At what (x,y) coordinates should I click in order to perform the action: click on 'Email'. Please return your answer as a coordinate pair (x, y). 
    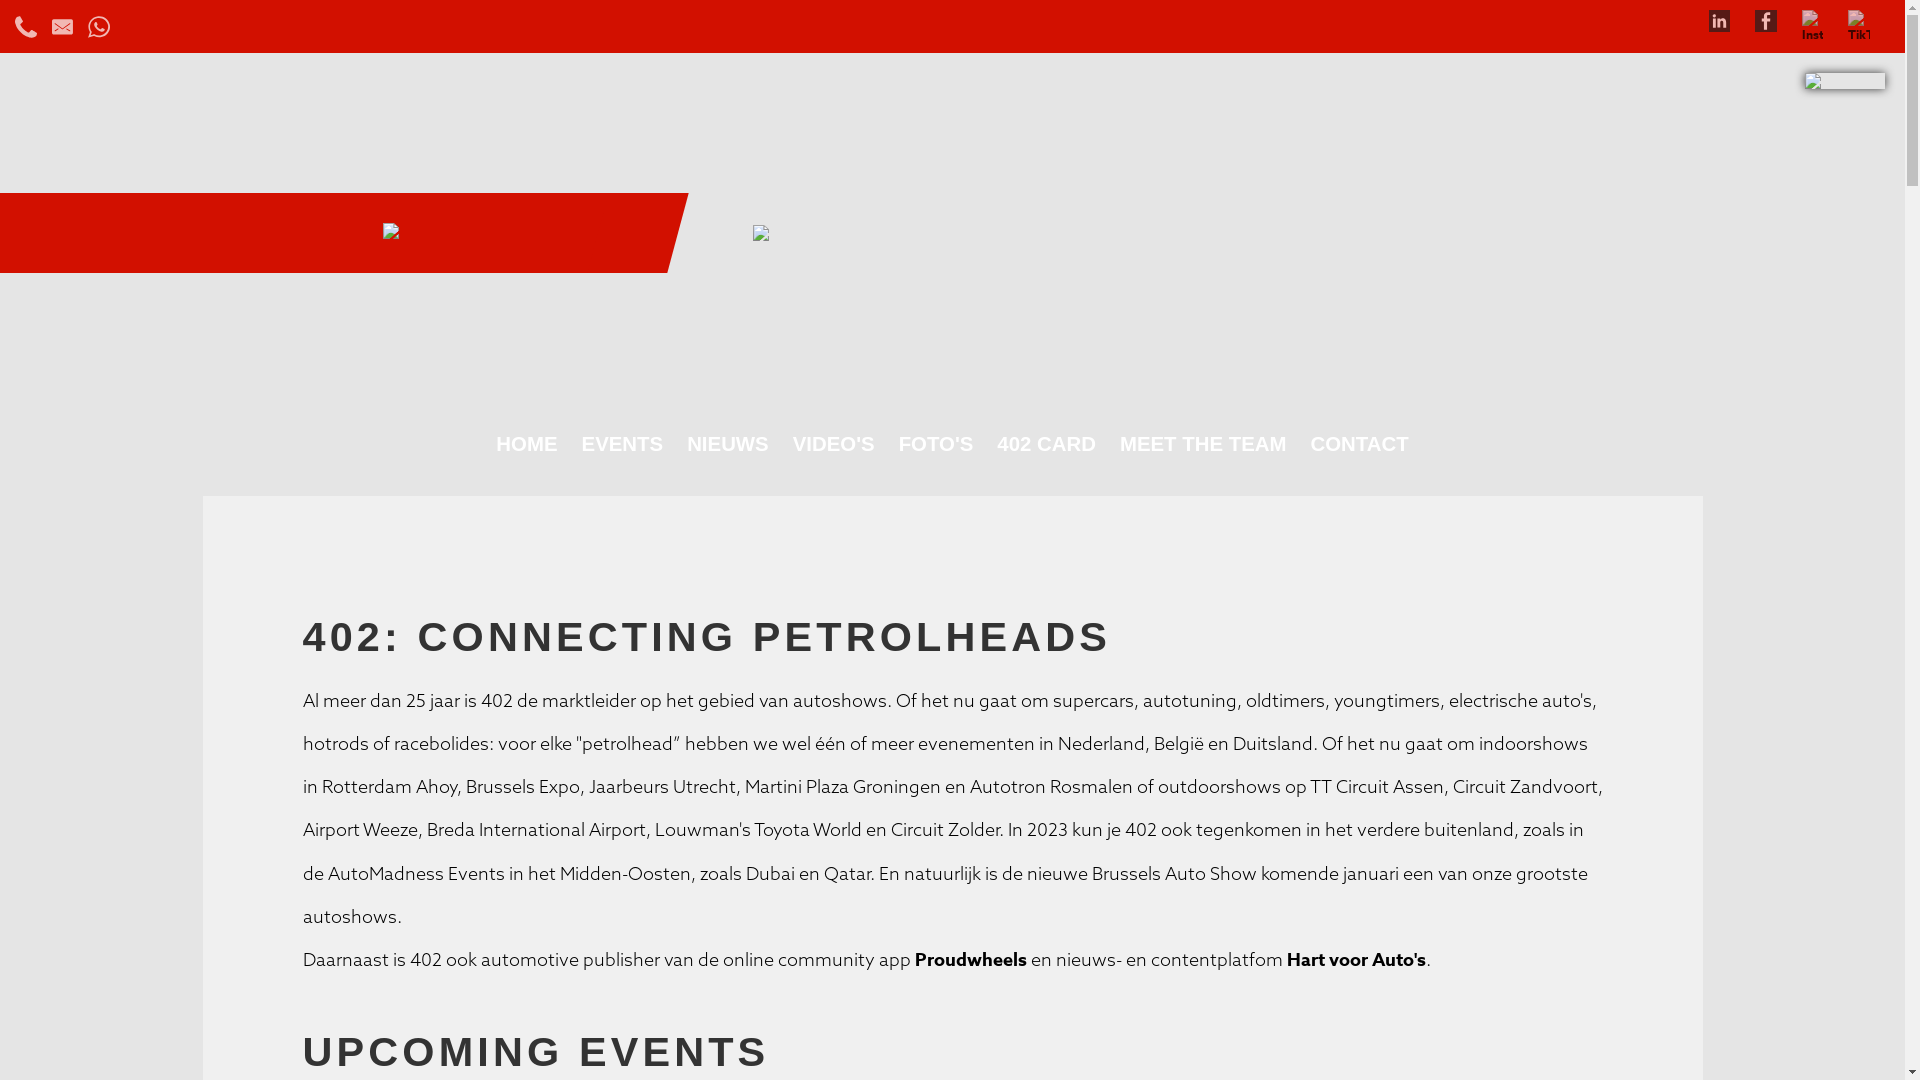
    Looking at the image, I should click on (62, 24).